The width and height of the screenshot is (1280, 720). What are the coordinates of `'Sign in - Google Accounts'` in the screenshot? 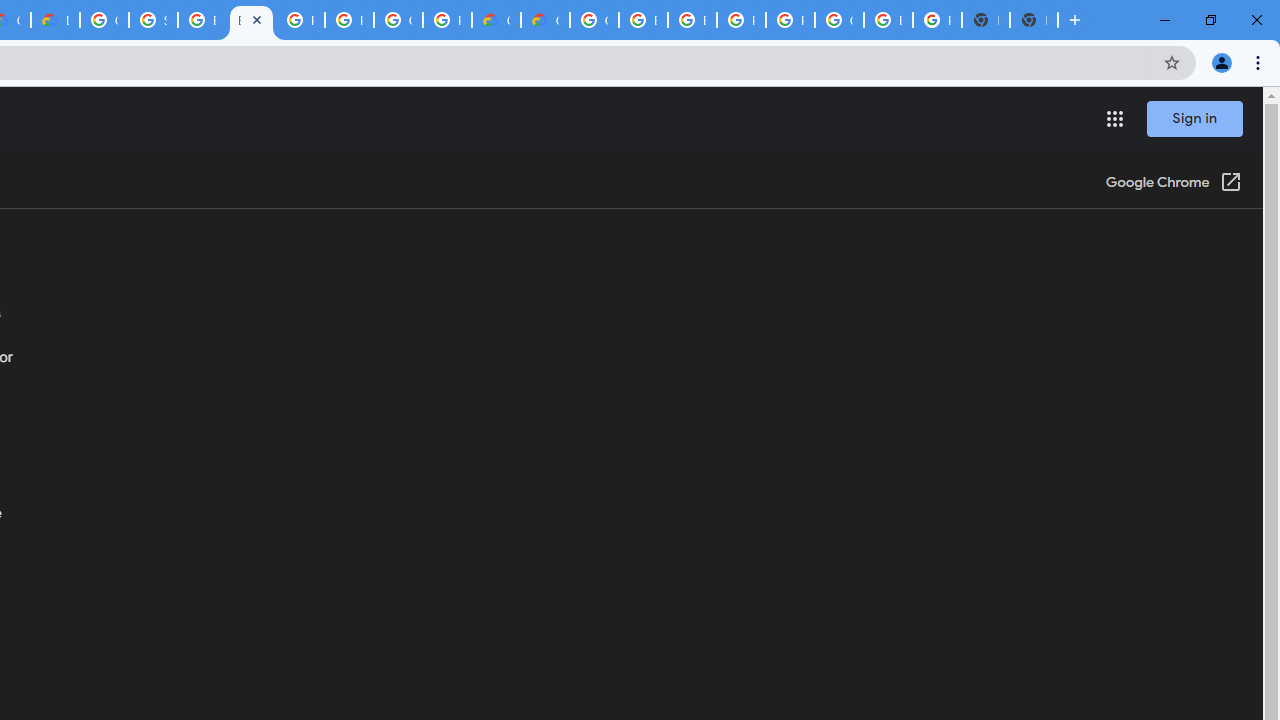 It's located at (152, 20).